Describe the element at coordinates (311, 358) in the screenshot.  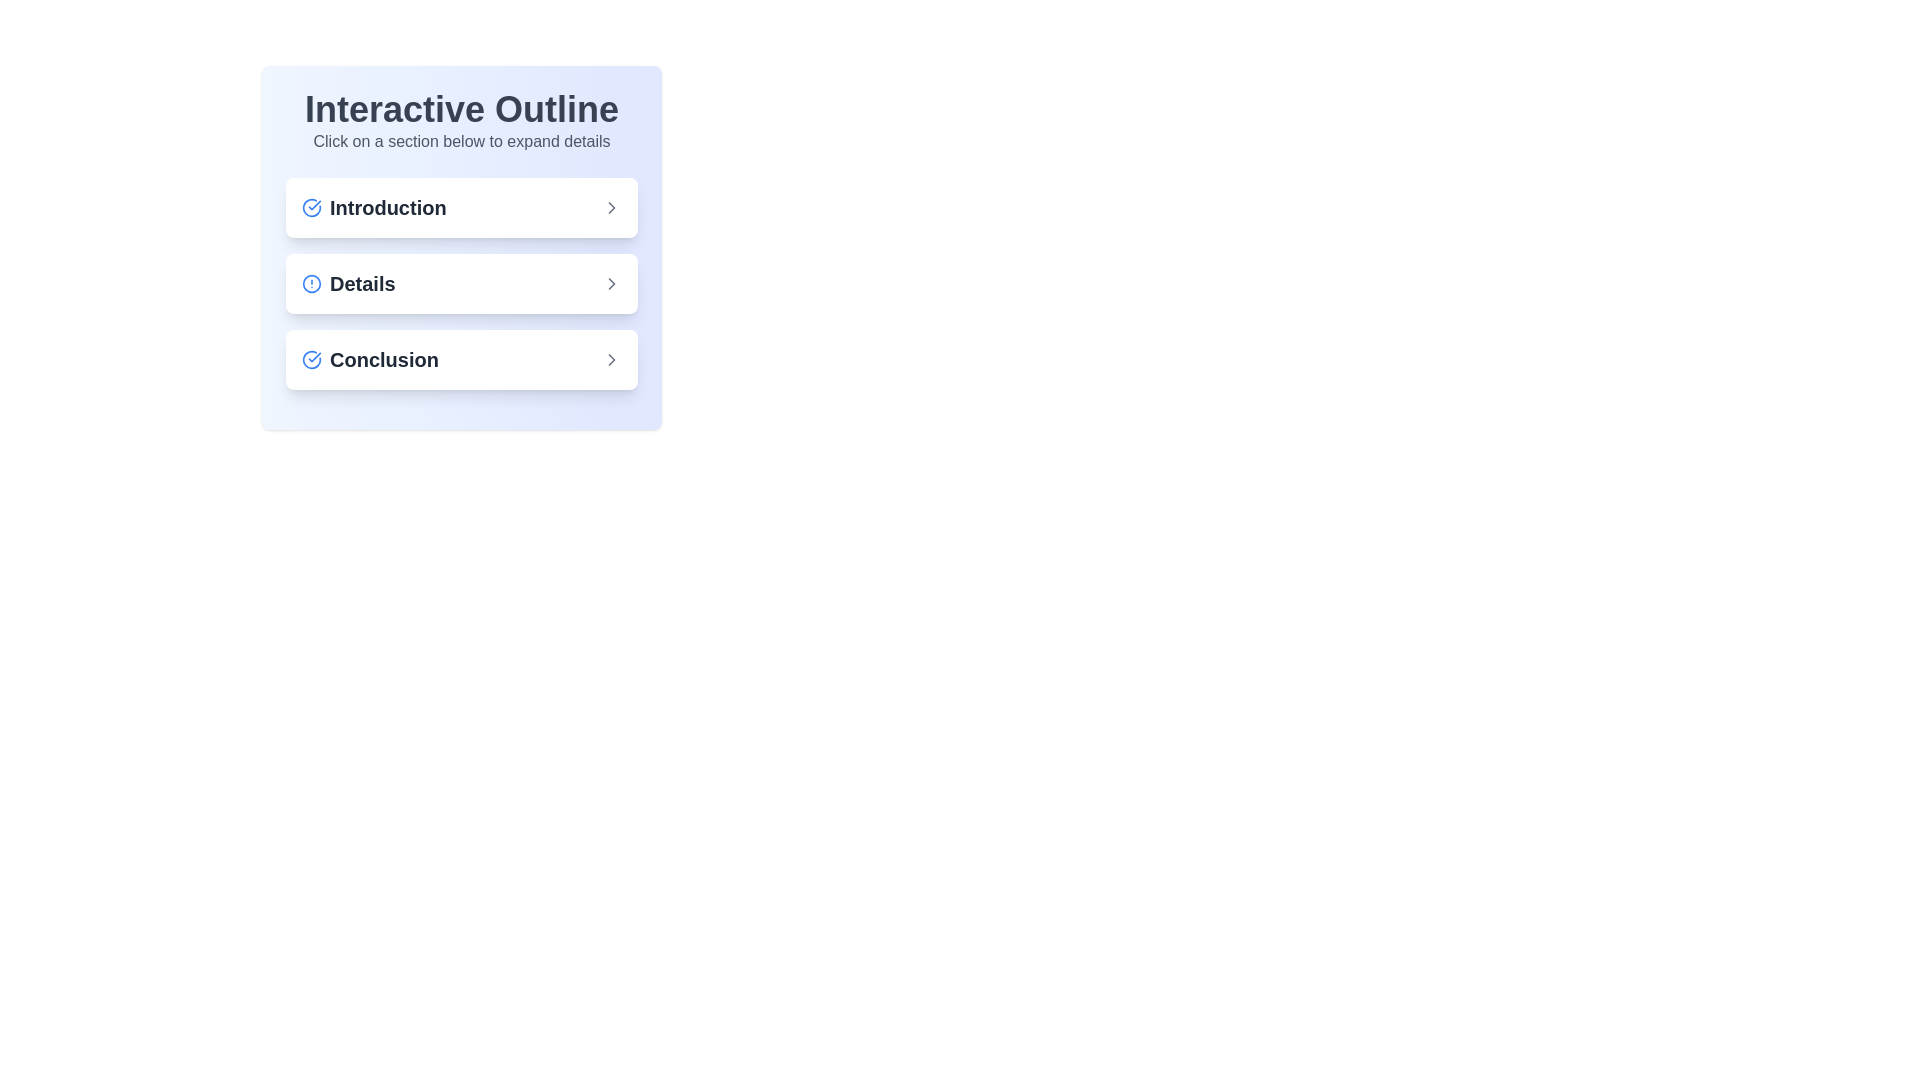
I see `the circular outline segment of the icon located to the left of the 'Conclusion' section item in the interactive outline interface` at that location.